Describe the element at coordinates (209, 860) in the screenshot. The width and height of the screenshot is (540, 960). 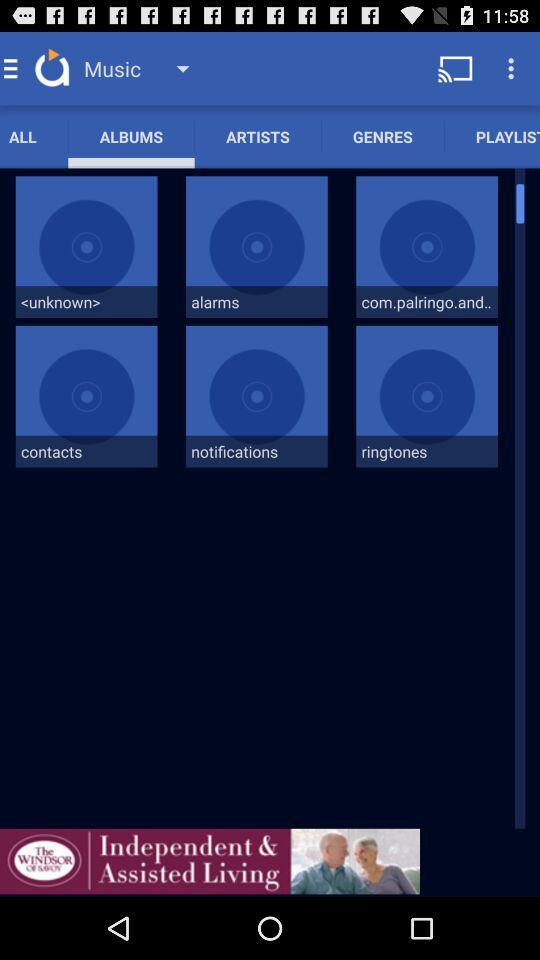
I see `advertisement` at that location.